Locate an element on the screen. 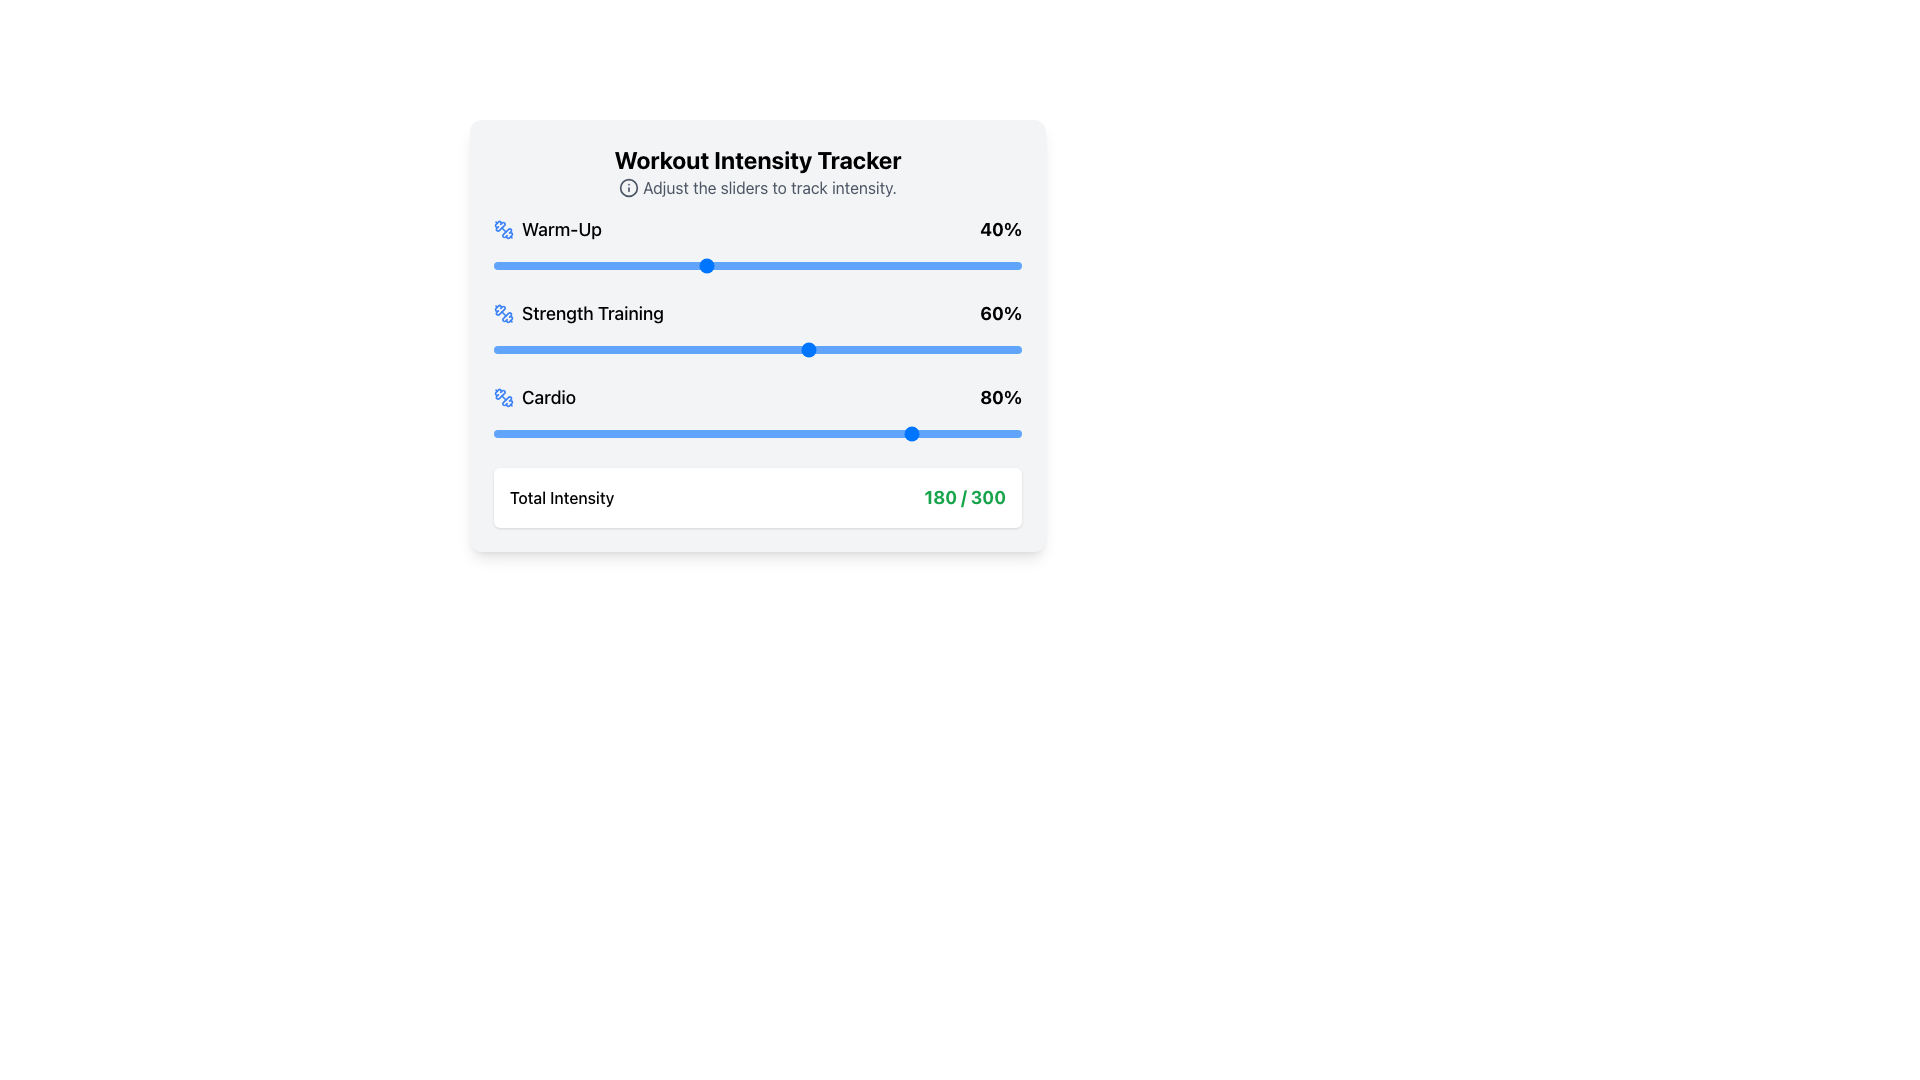 This screenshot has width=1920, height=1080. the bold green text displaying the fraction '180 / 300' located in the bottom right corner of the 'Total Intensity' section is located at coordinates (965, 496).